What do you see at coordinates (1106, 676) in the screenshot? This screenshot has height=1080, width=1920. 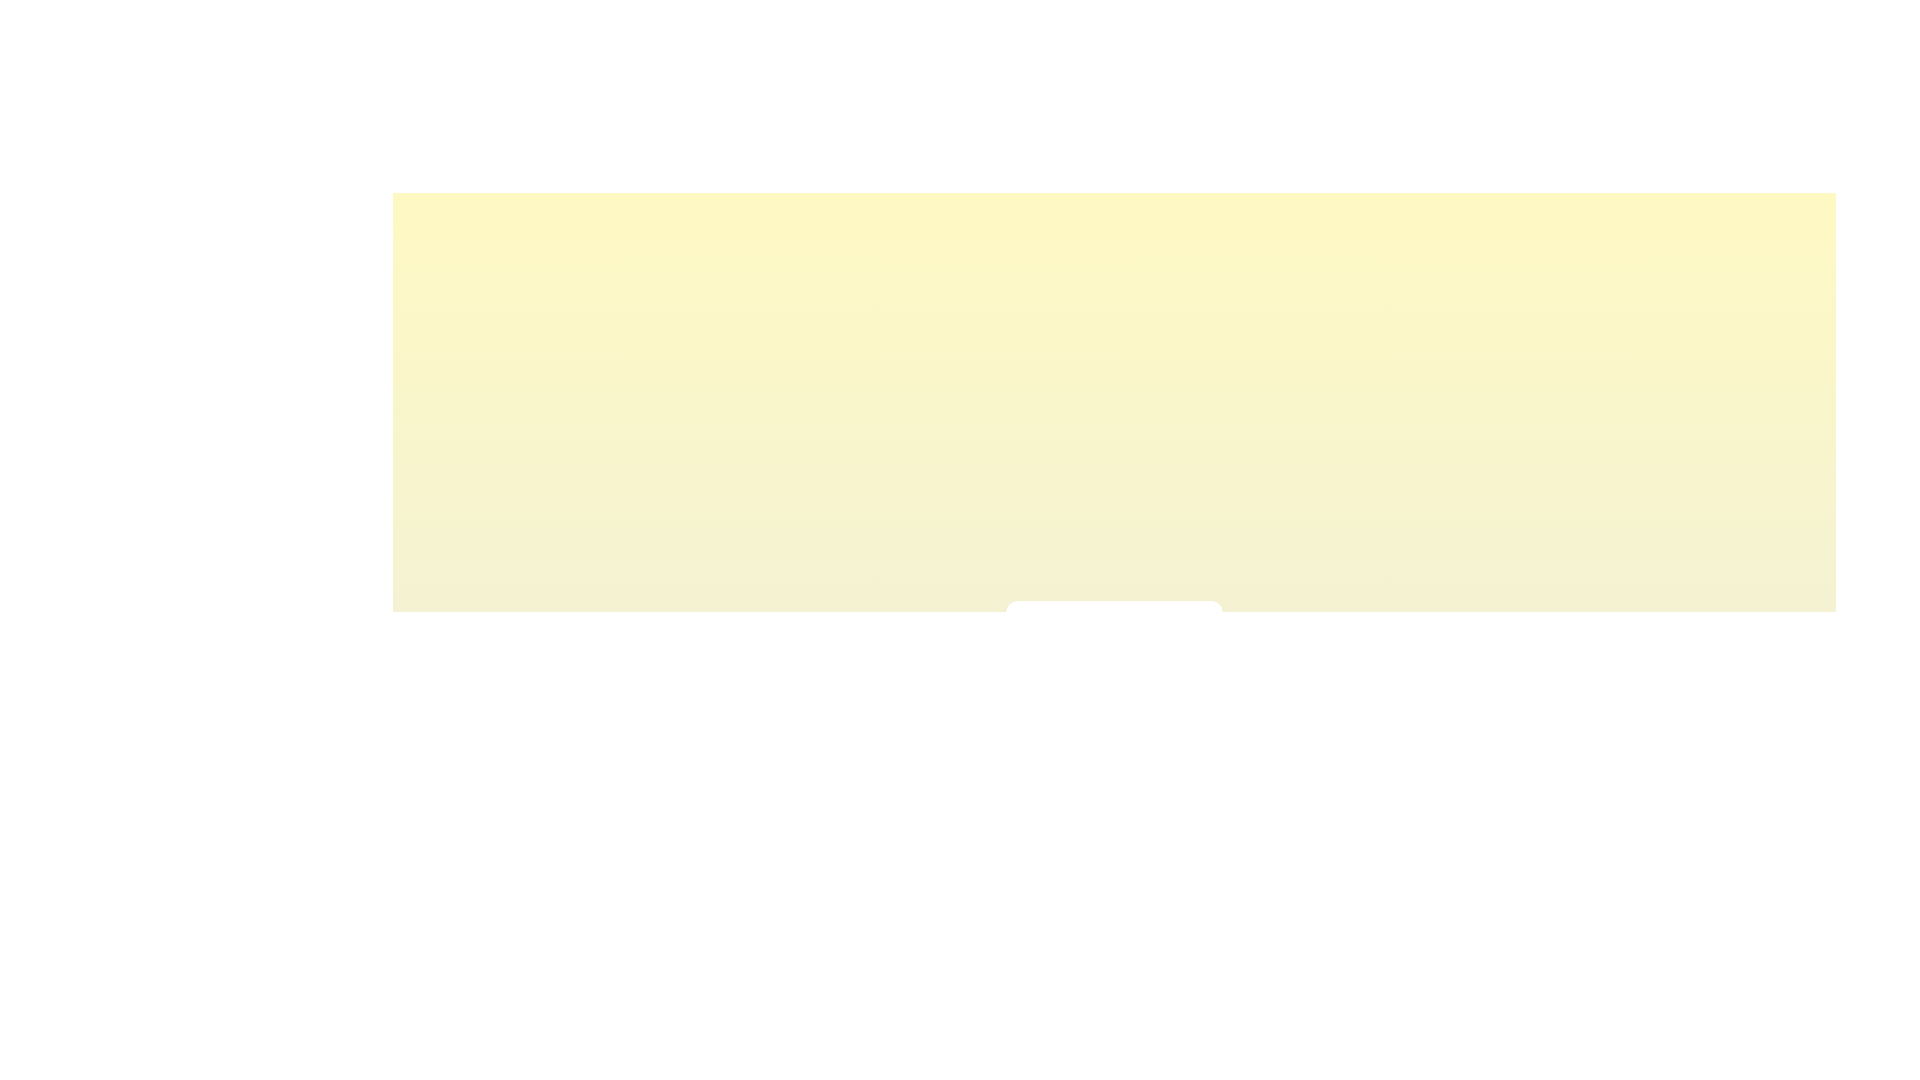 I see `the light intensity to 46% by dragging the slider` at bounding box center [1106, 676].